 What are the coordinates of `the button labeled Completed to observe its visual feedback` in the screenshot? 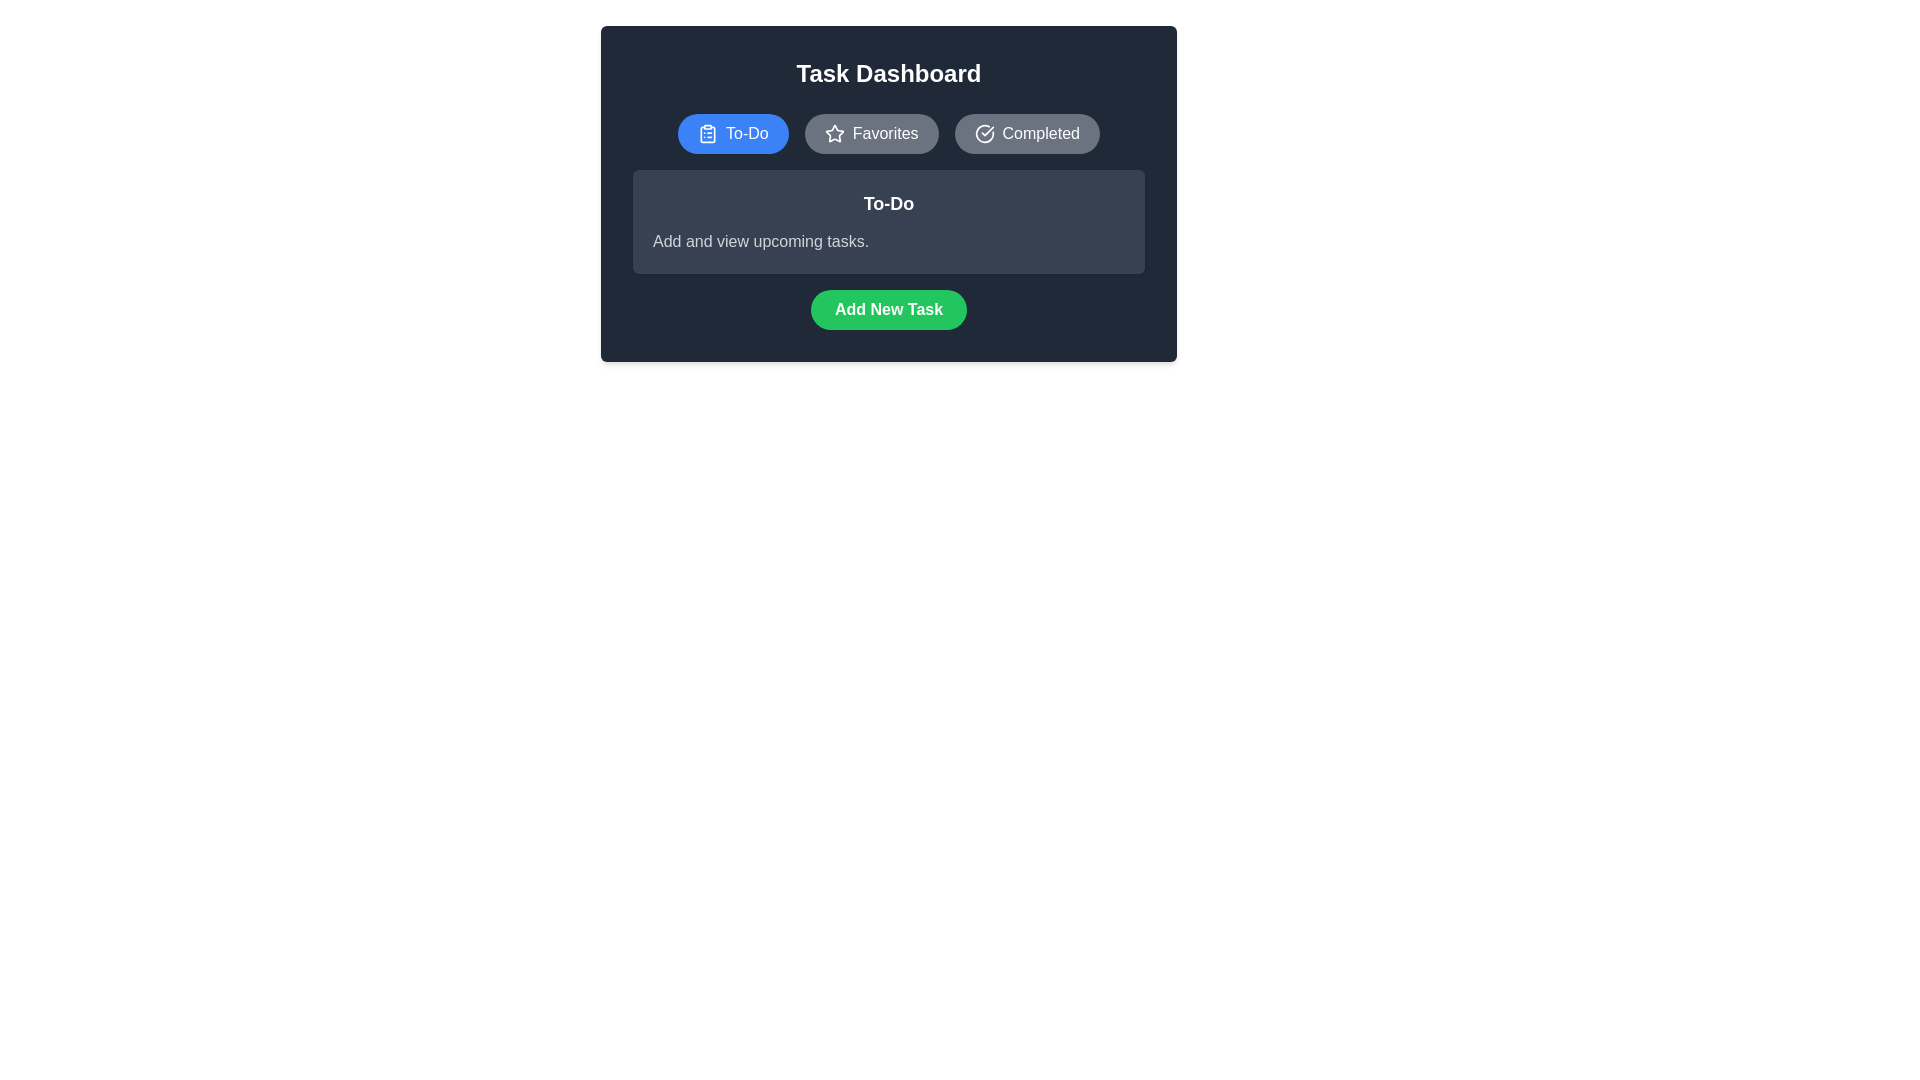 It's located at (1027, 134).